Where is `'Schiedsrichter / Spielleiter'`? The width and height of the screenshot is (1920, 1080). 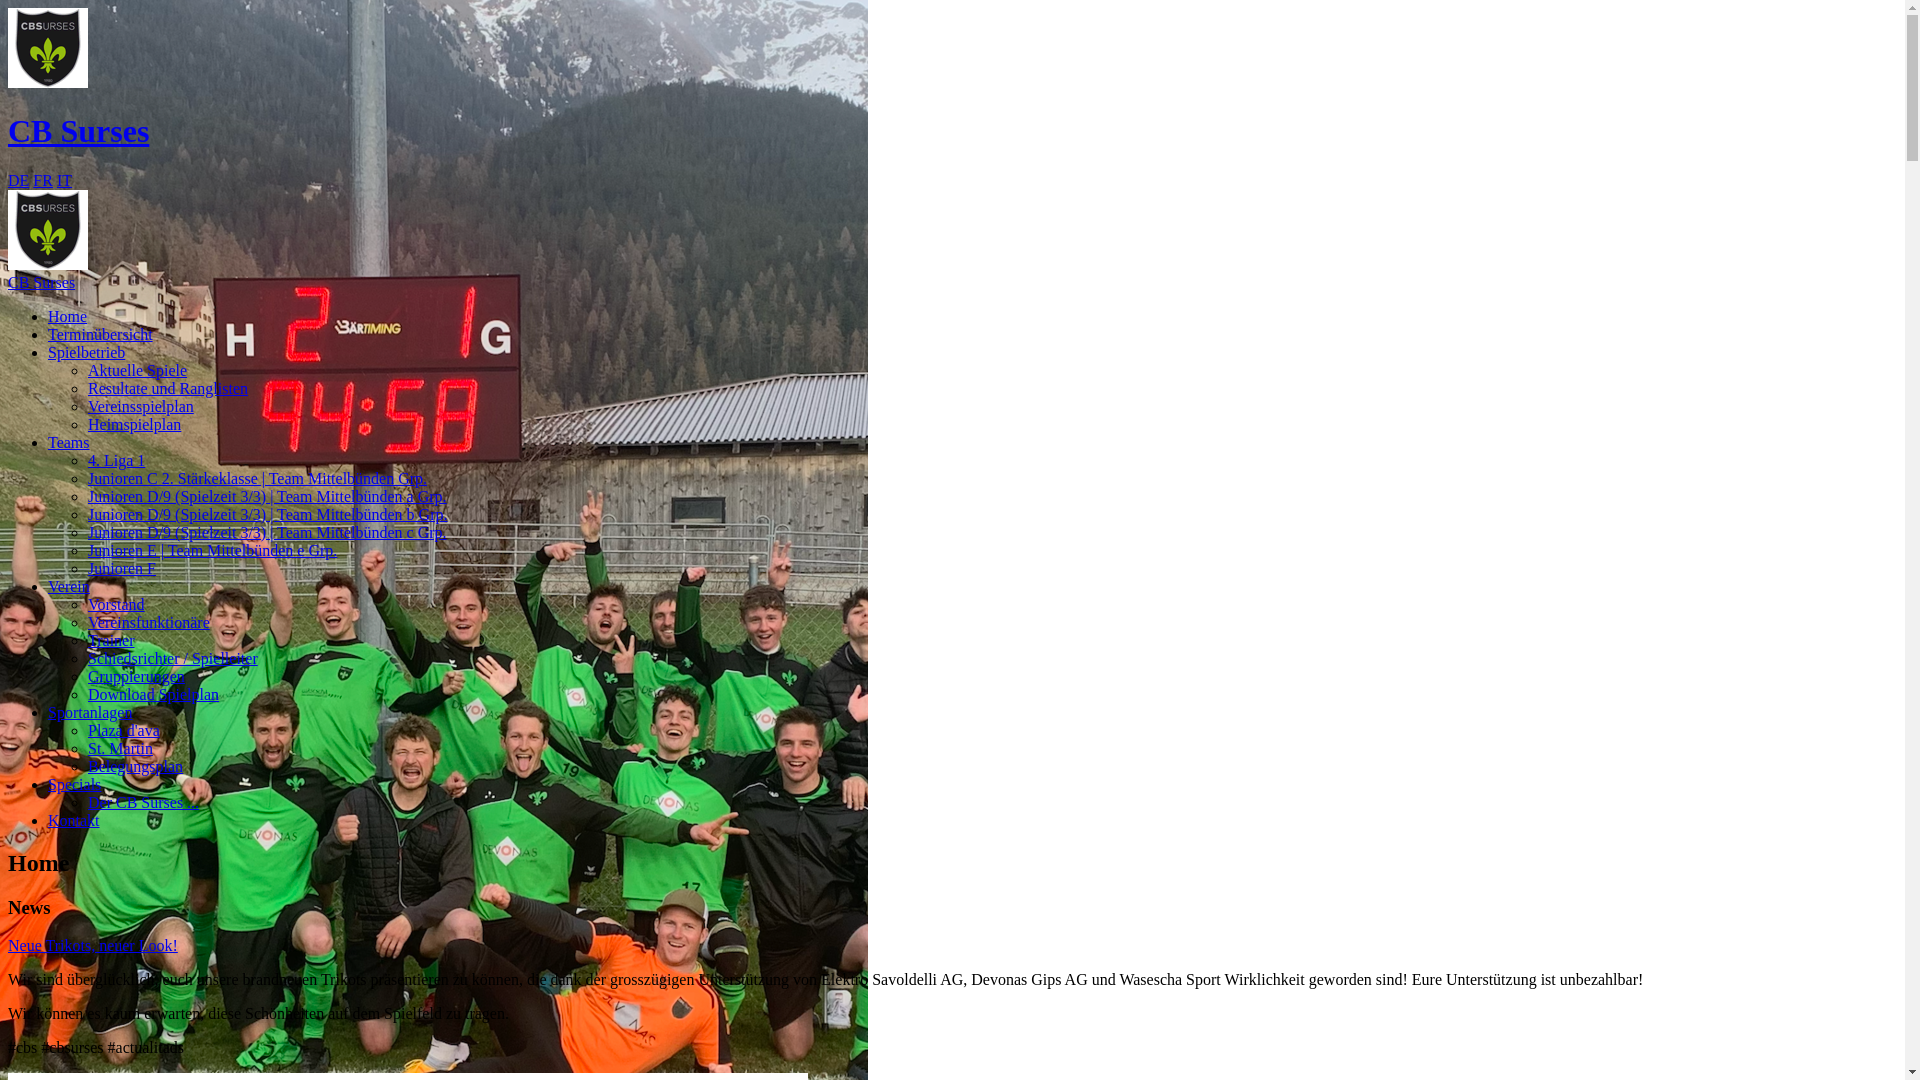 'Schiedsrichter / Spielleiter' is located at coordinates (86, 658).